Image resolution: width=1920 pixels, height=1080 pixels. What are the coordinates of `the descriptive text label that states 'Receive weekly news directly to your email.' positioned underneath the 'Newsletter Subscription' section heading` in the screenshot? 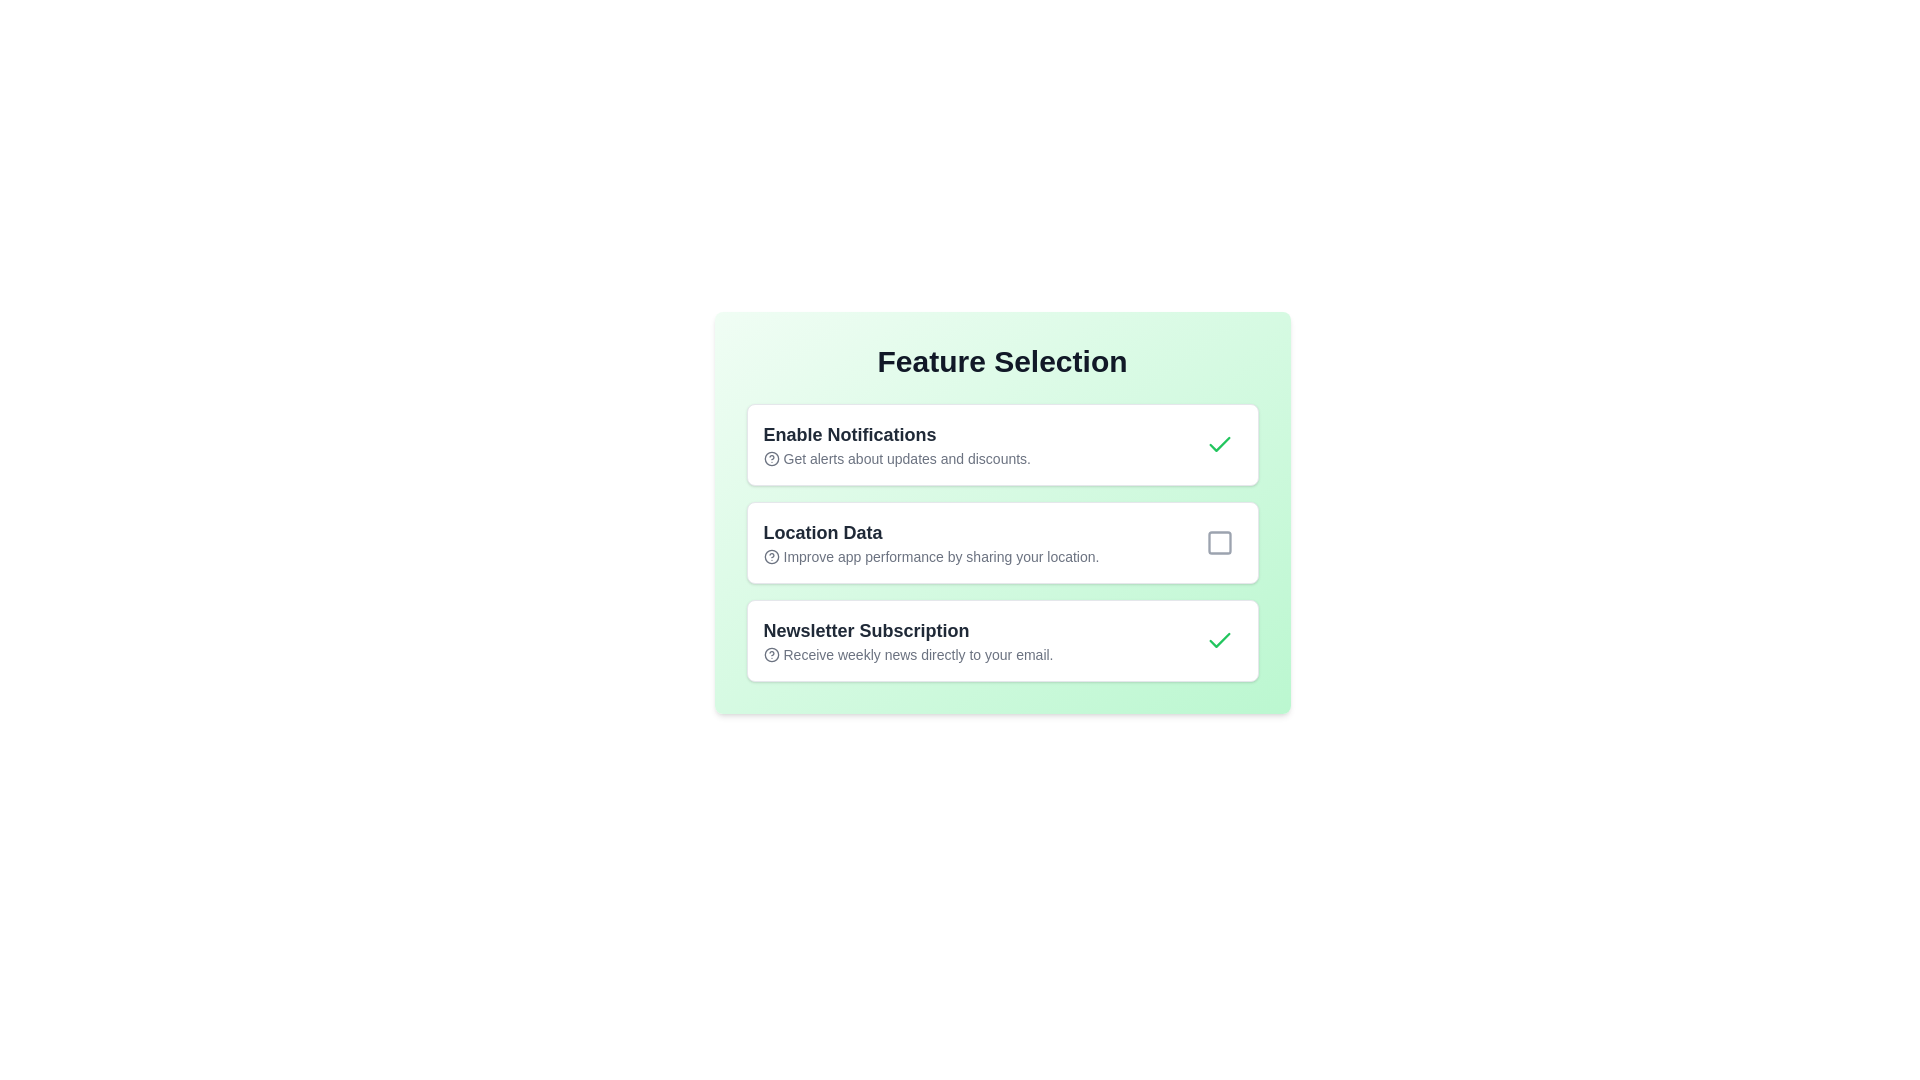 It's located at (907, 655).